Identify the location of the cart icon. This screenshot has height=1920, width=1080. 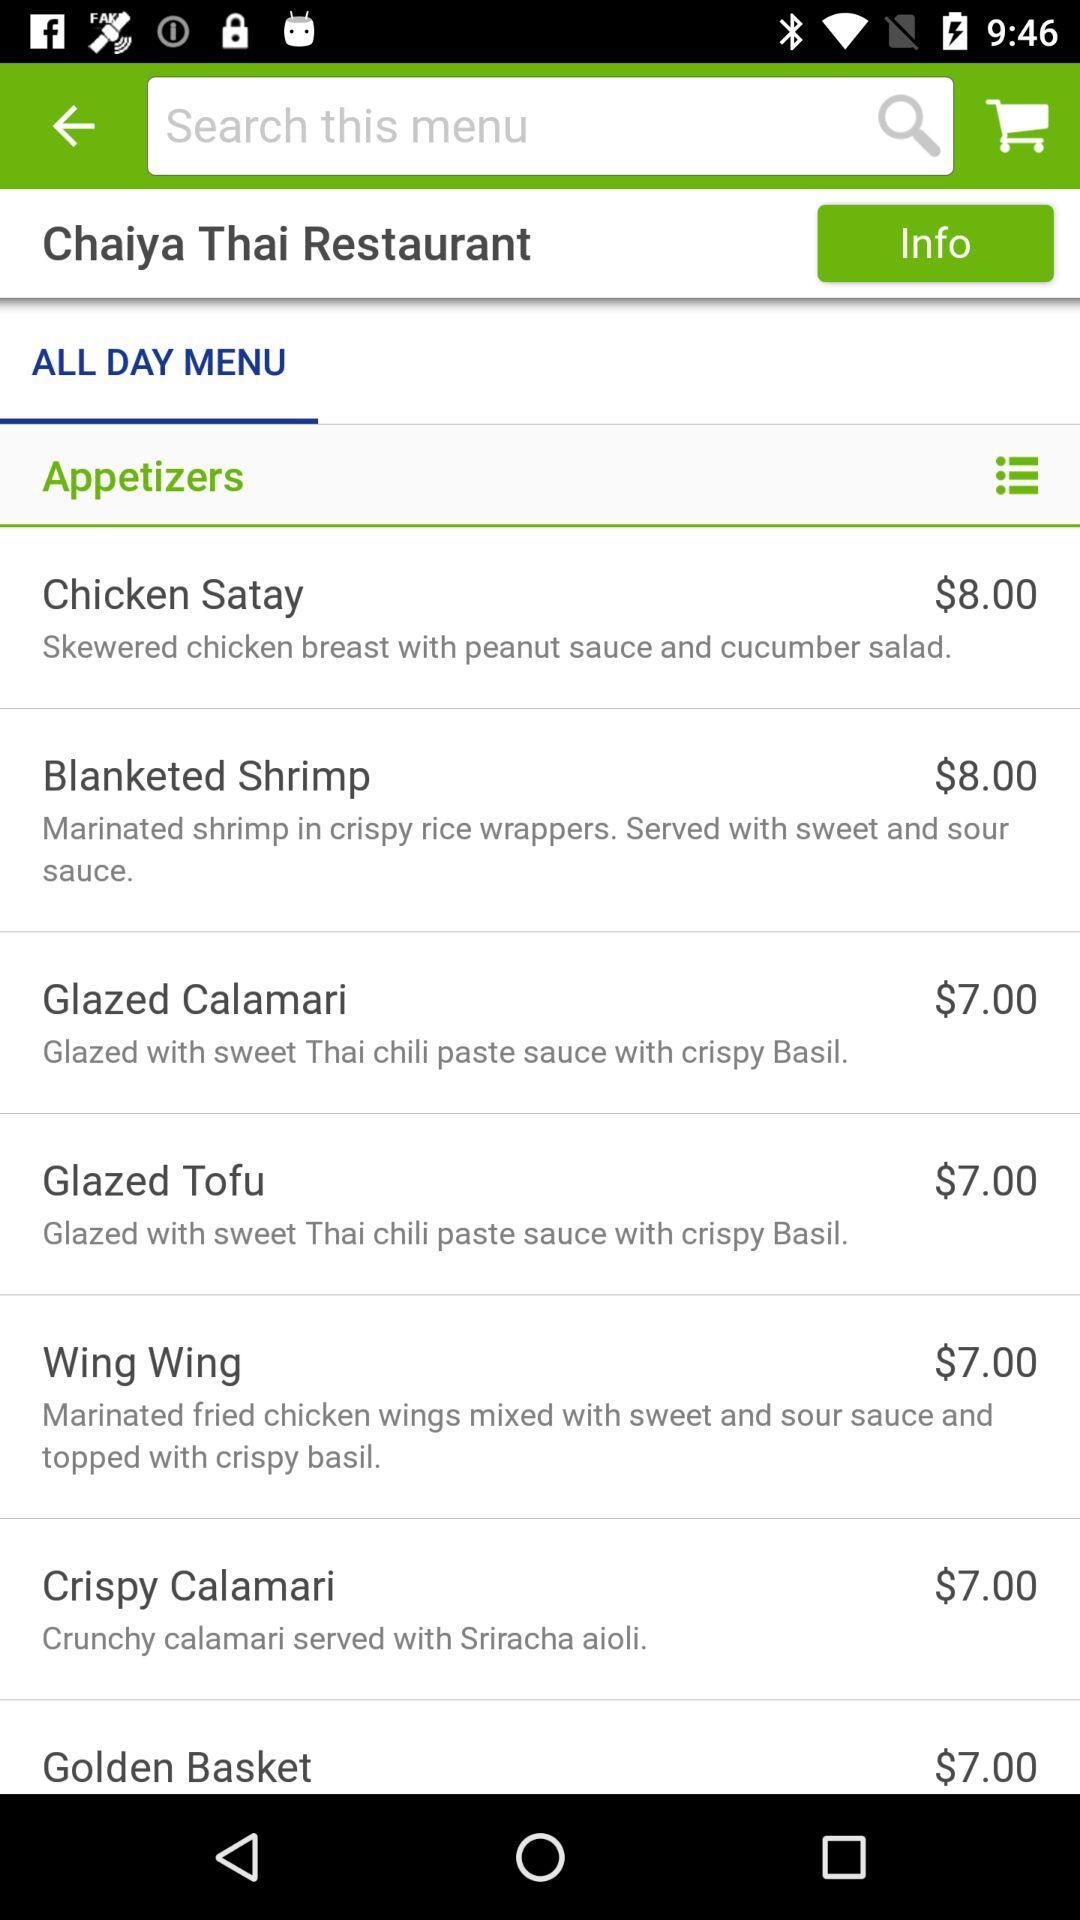
(1017, 124).